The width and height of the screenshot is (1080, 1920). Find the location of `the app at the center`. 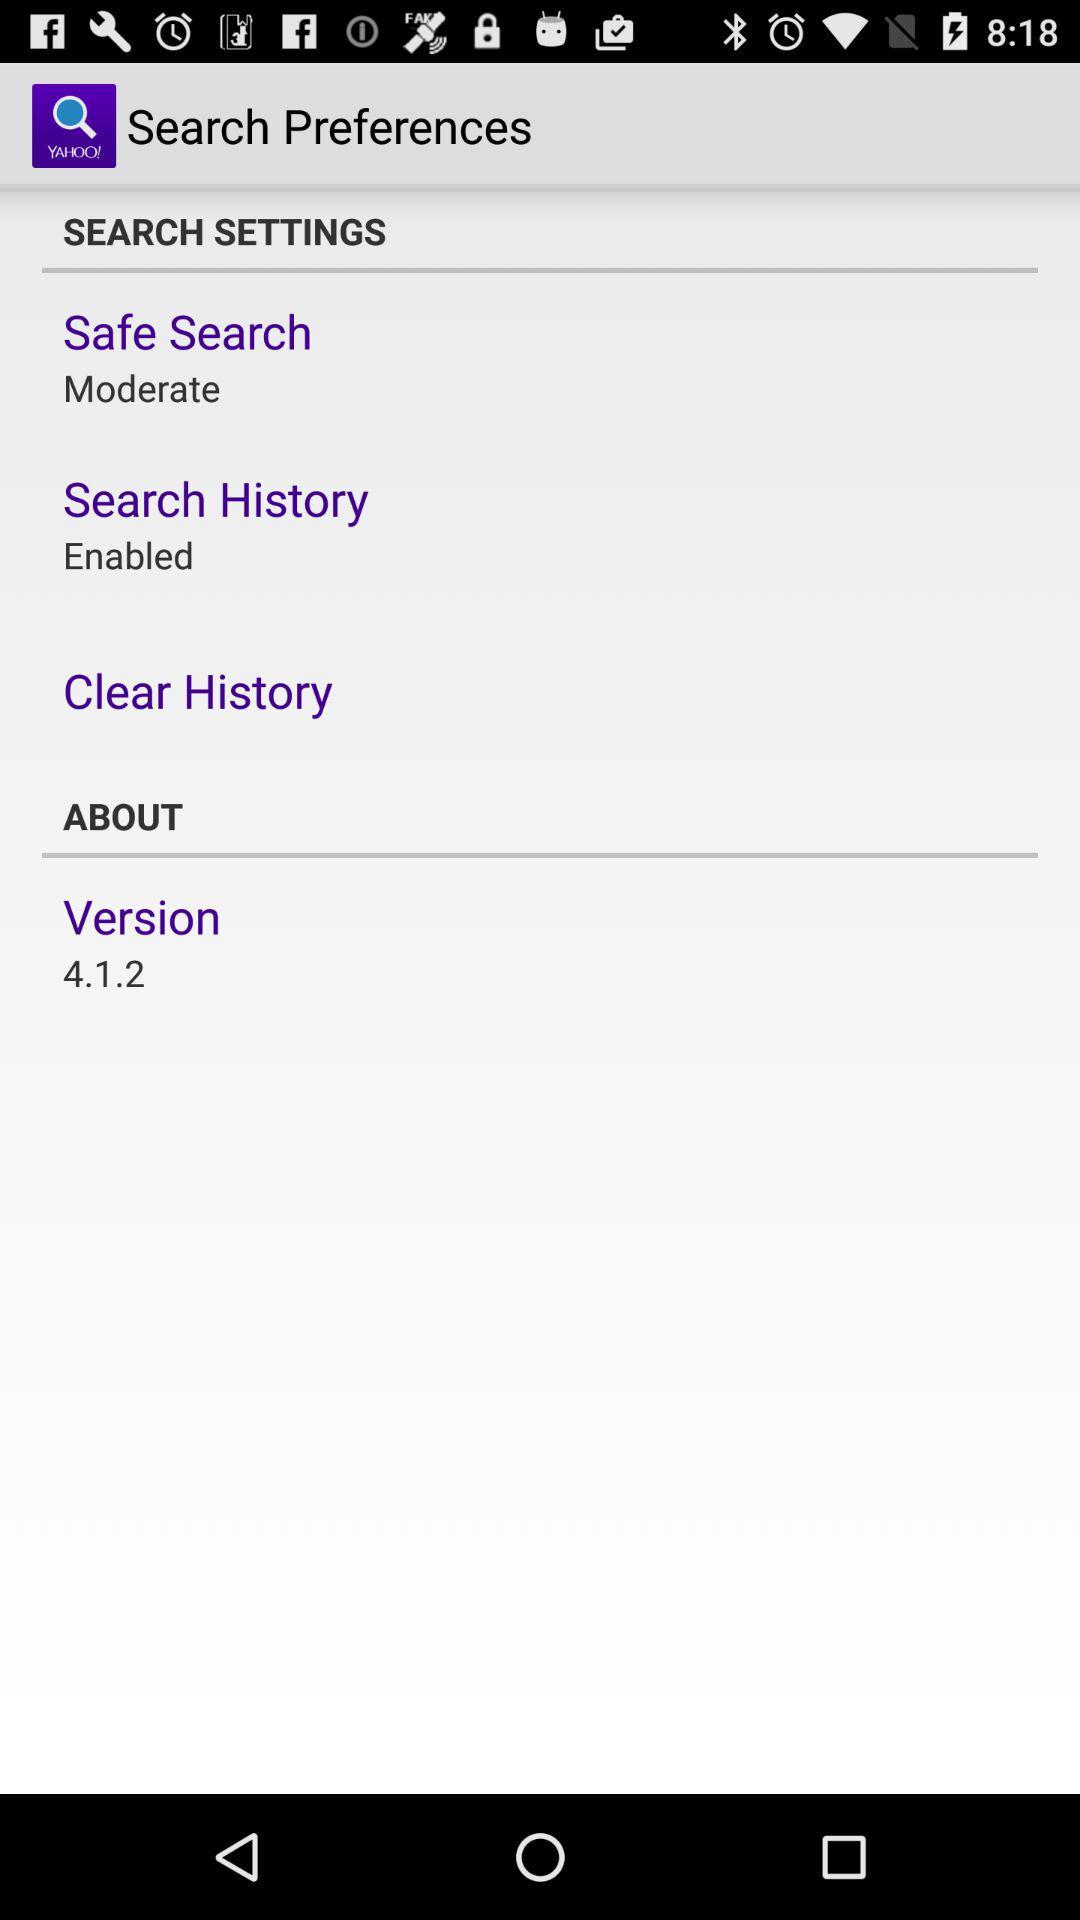

the app at the center is located at coordinates (540, 816).